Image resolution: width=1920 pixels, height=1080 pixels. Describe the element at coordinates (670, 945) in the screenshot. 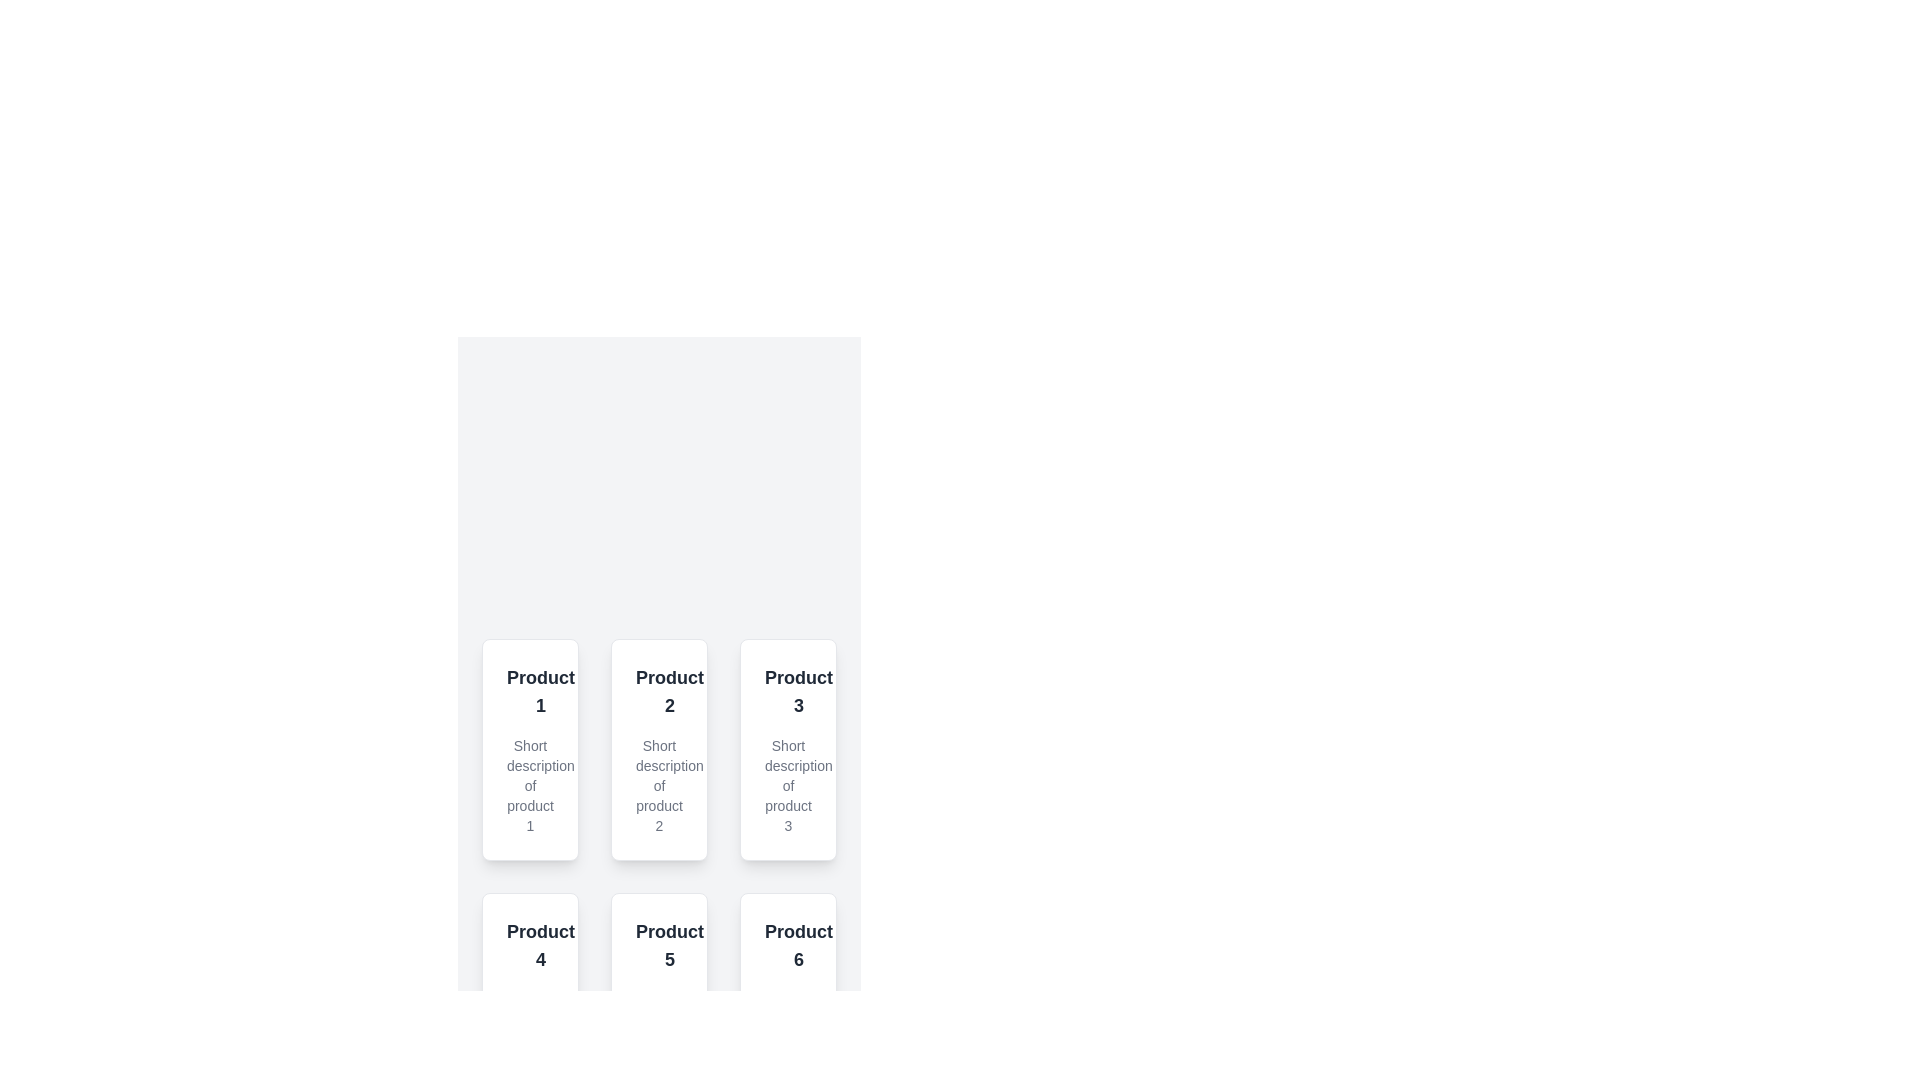

I see `the text label styled in bold, large font with the content 'Product 5', which is prominently displayed in dark gray on a light background, located in the second row, middle column of the product cards` at that location.